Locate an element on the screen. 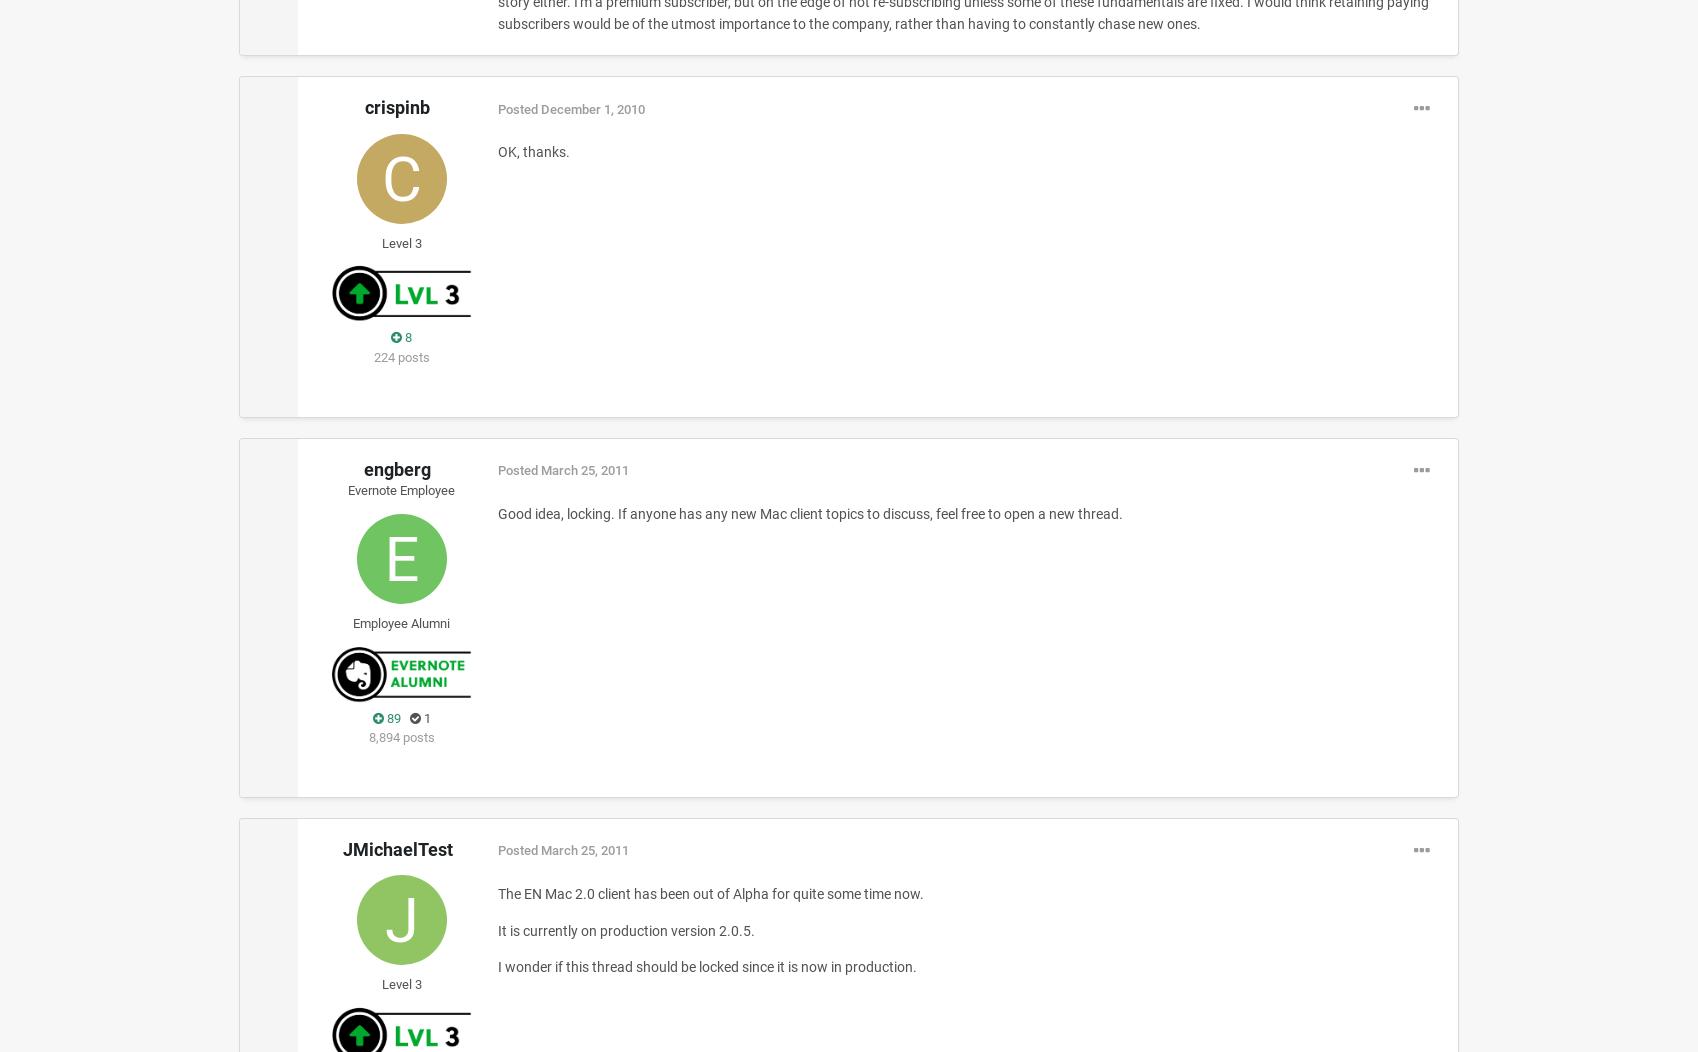  'JMichaelTest' is located at coordinates (396, 848).